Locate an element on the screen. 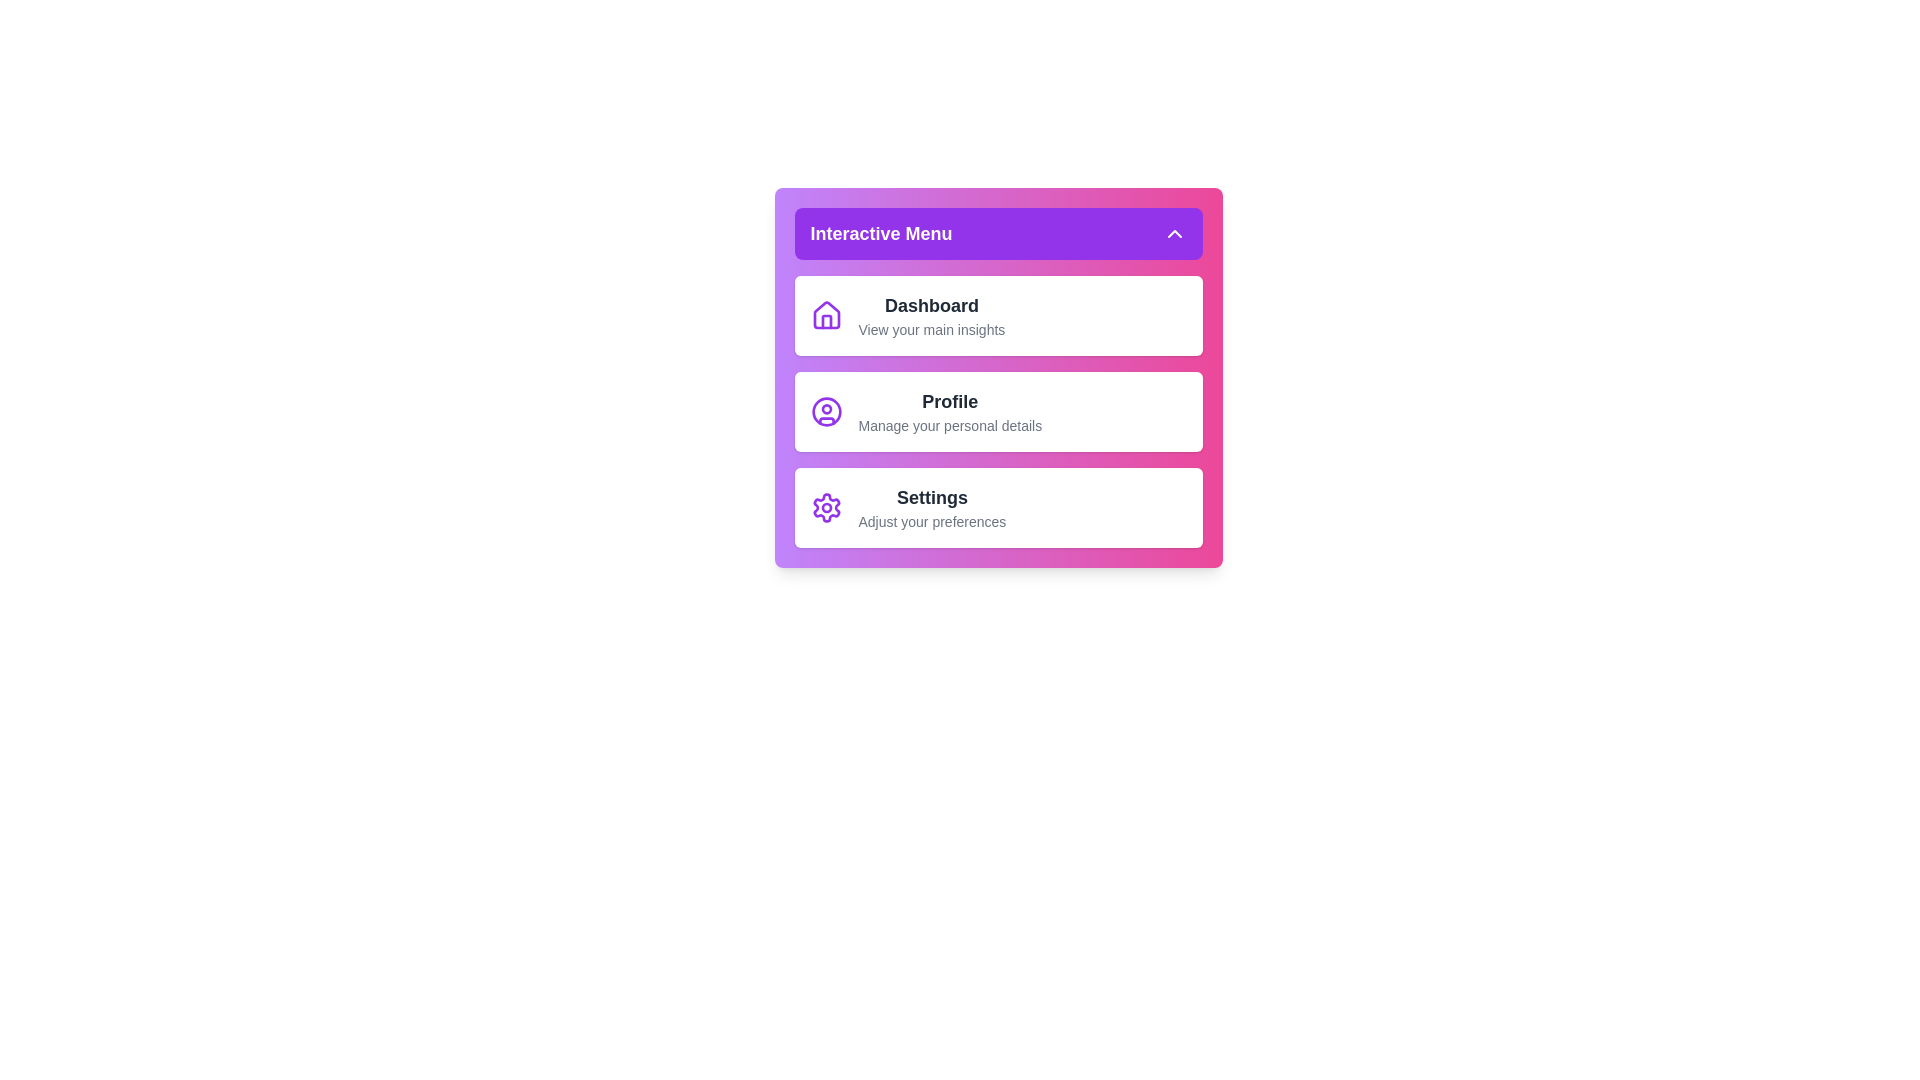  the menu item Settings is located at coordinates (998, 507).